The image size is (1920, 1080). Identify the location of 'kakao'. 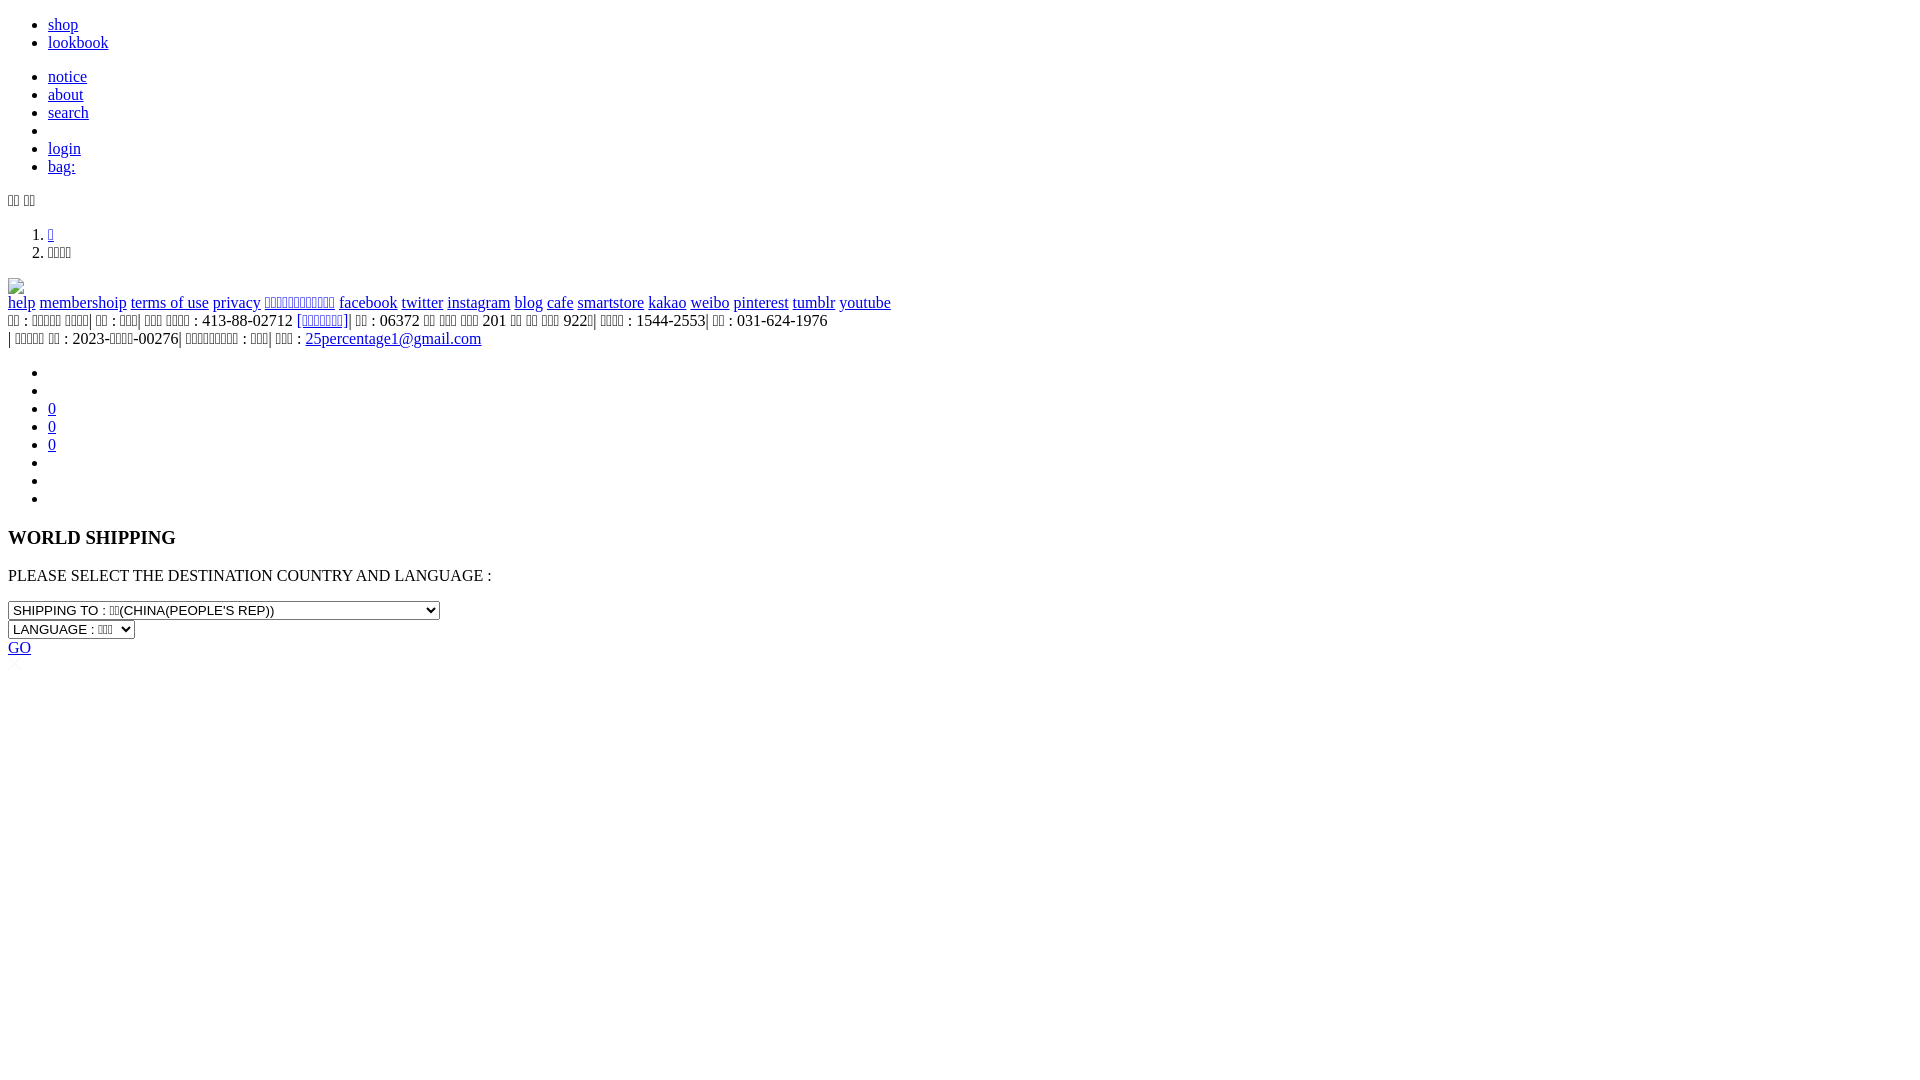
(667, 302).